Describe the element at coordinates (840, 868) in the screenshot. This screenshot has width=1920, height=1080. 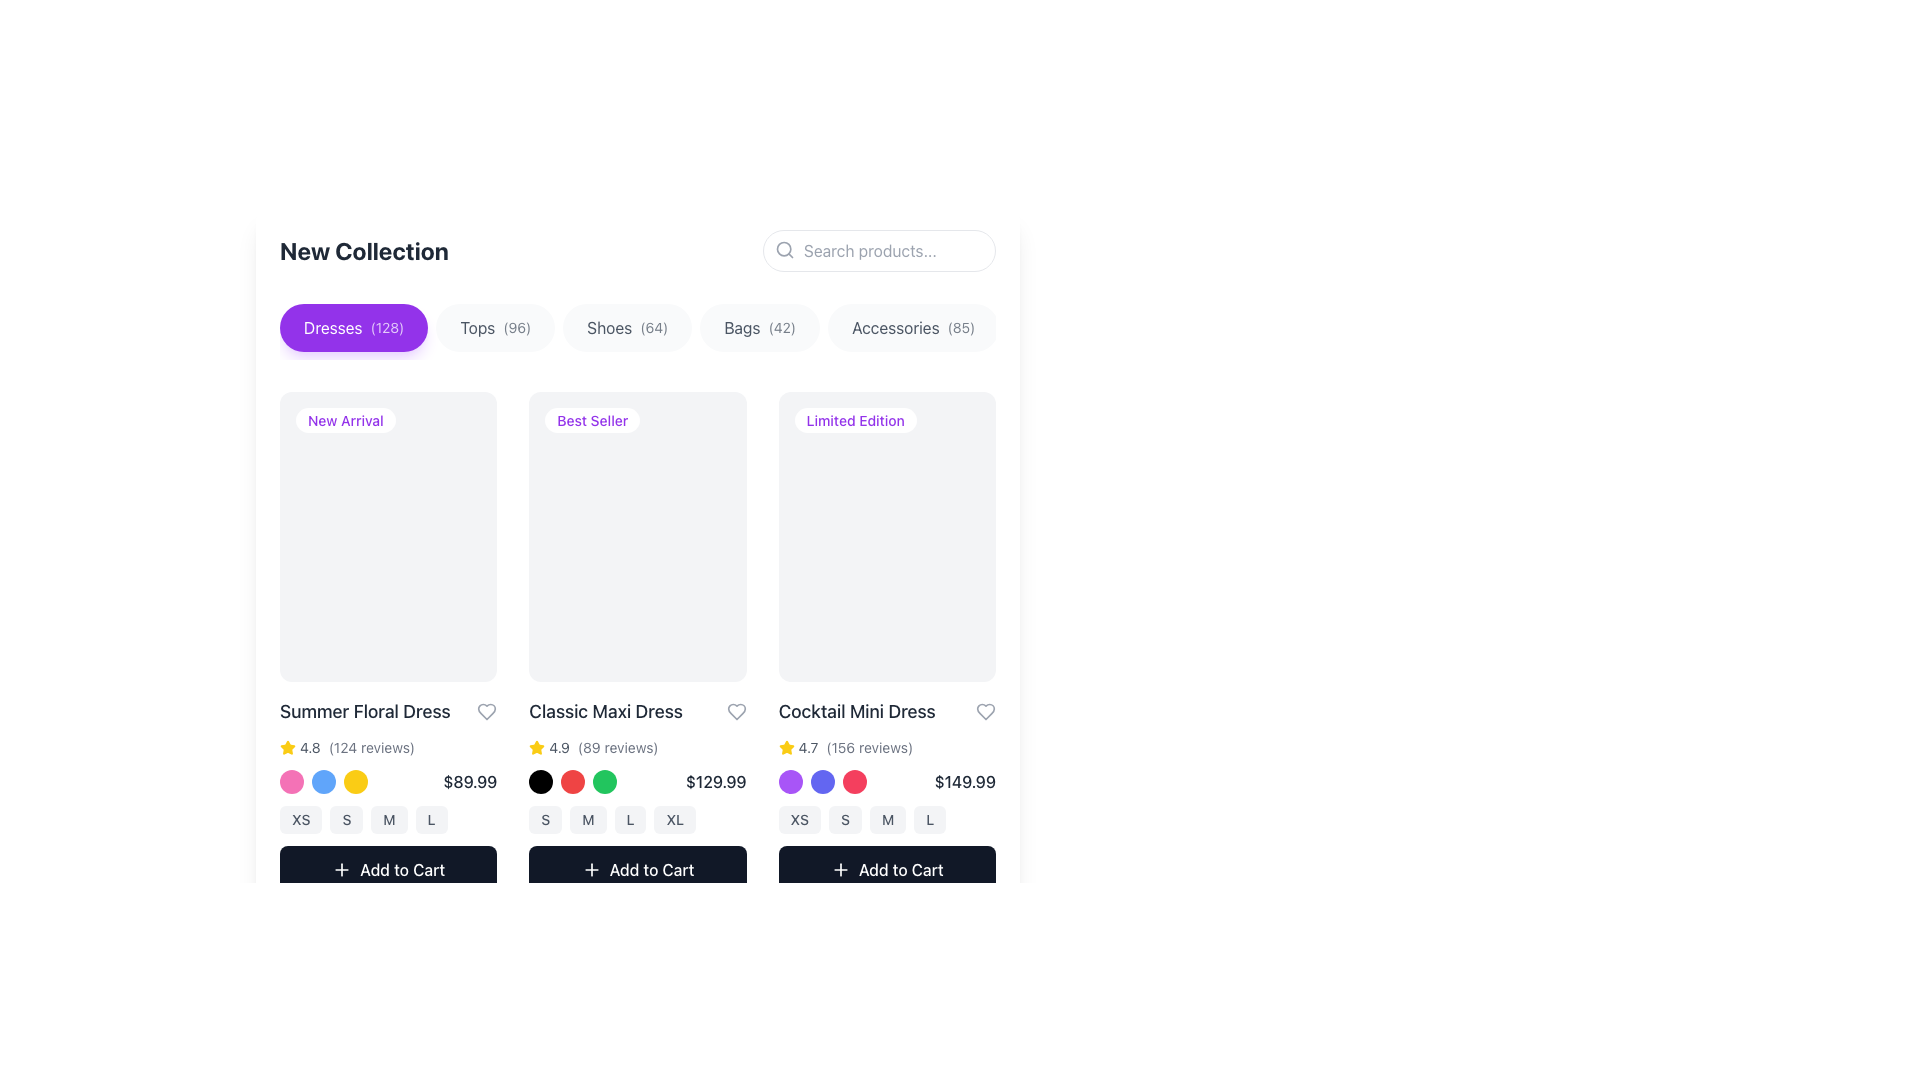
I see `the '+' icon within the 'Add to Cart' button, which is styled with a round design and set against a dark blue background` at that location.